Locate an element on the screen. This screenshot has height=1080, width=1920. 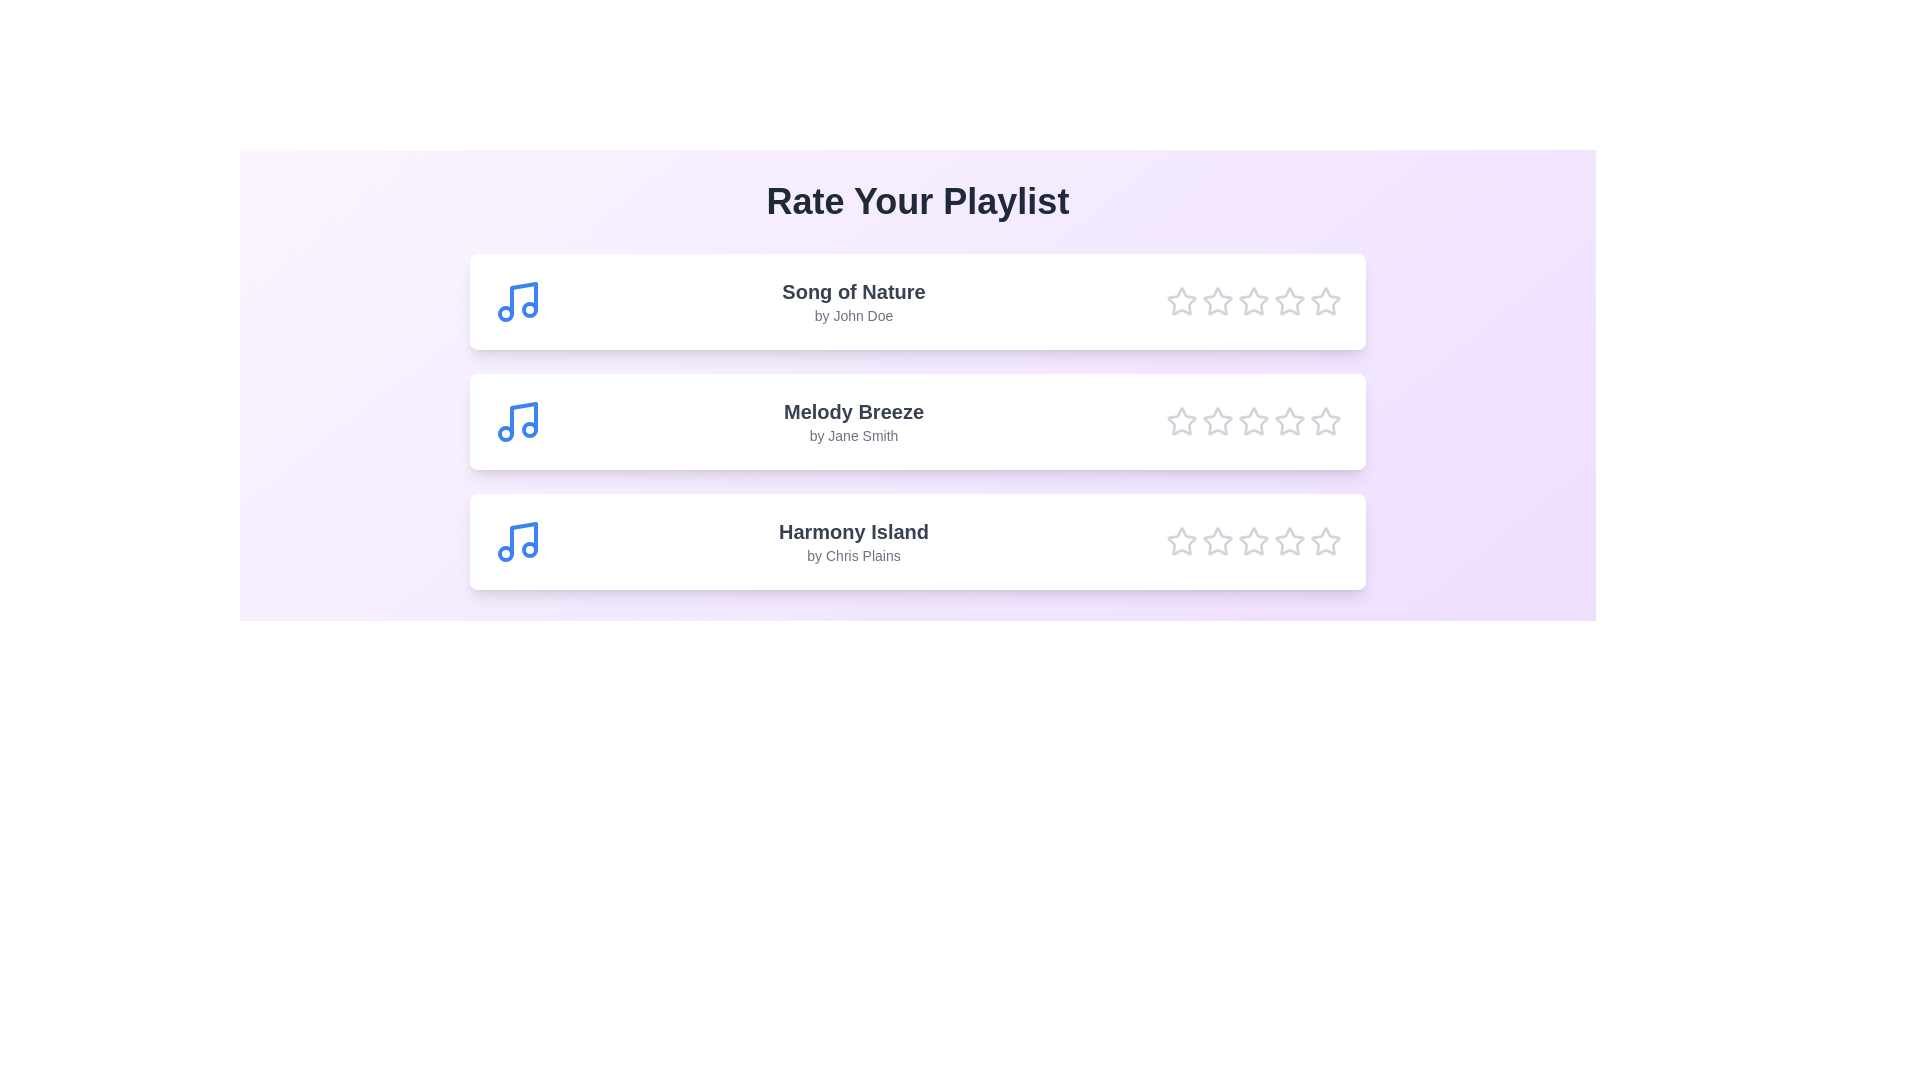
the star corresponding to 2 for the song Song of Nature is located at coordinates (1217, 301).